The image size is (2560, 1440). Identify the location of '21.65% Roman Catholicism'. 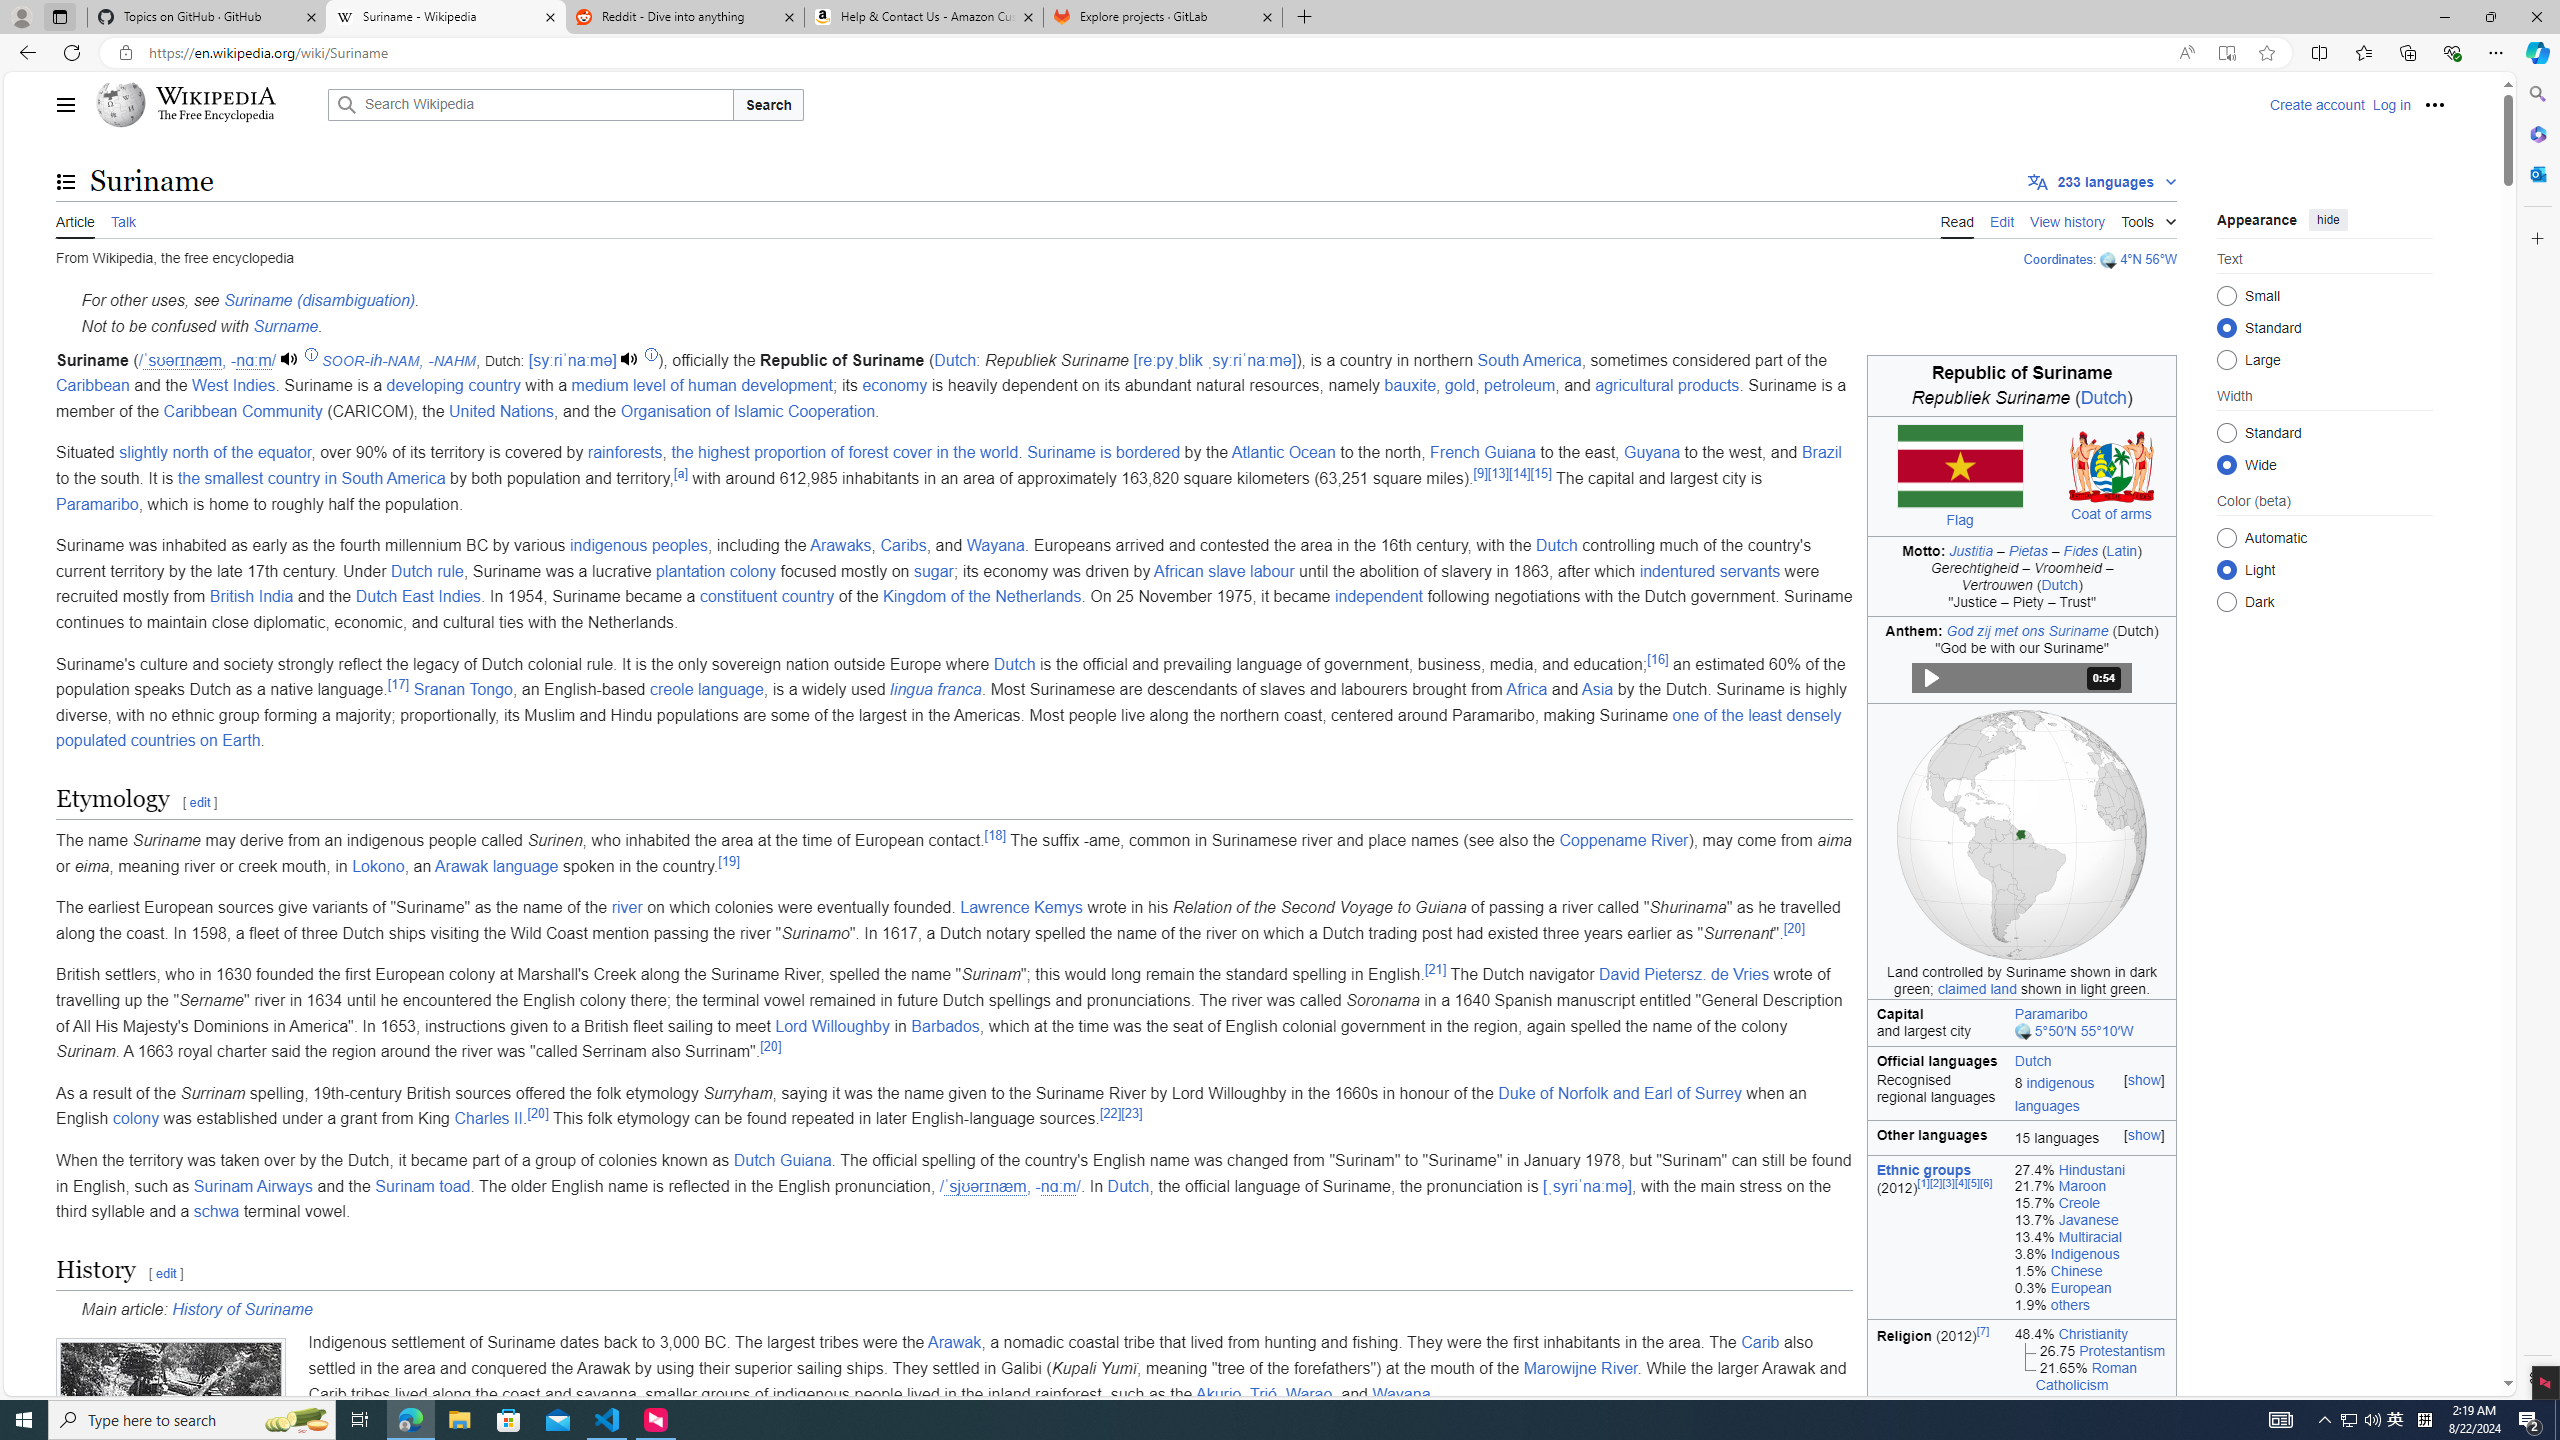
(2091, 1375).